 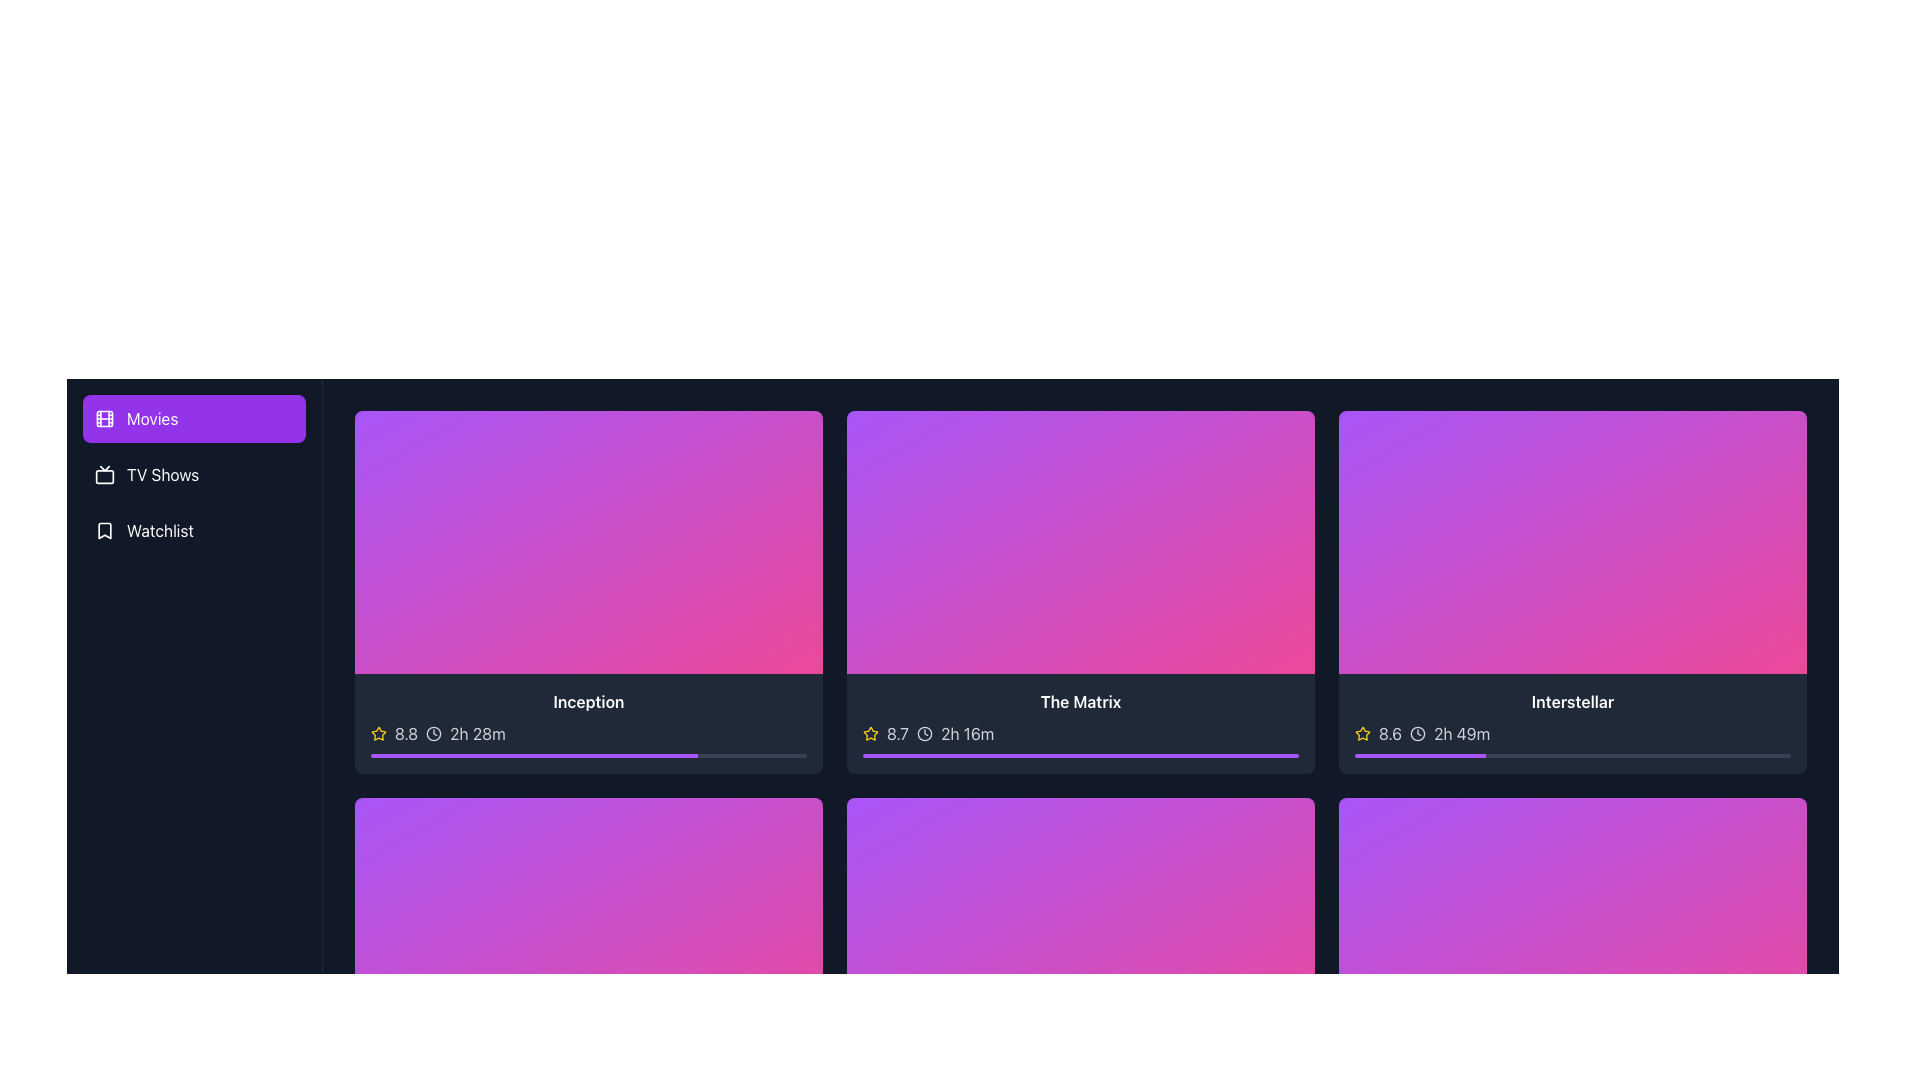 What do you see at coordinates (1572, 756) in the screenshot?
I see `the progress level of the horizontal progress bar located at the bottom of the 'Interstellar' section, directly below the text '2h 49m'` at bounding box center [1572, 756].